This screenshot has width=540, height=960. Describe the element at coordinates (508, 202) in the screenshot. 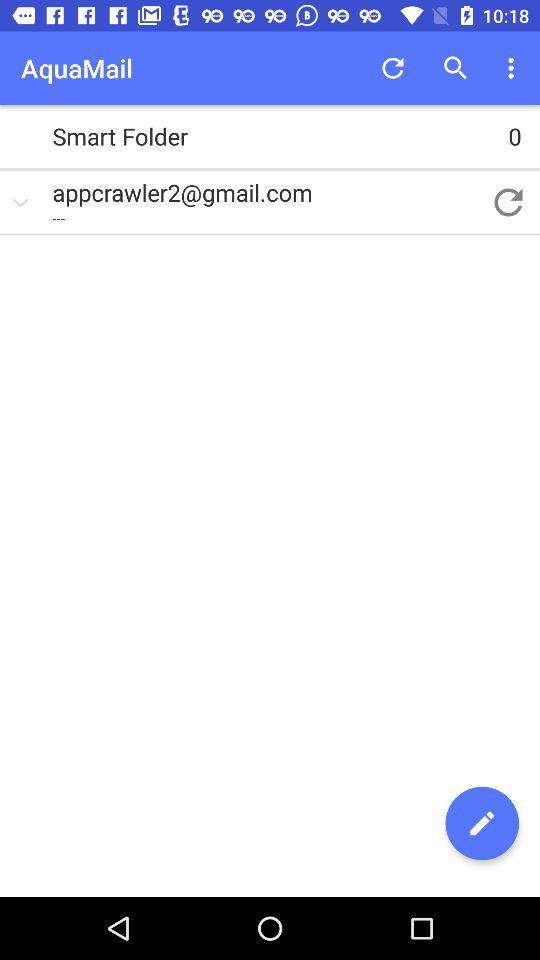

I see `item next to the appcrawler2@gmail.com item` at that location.